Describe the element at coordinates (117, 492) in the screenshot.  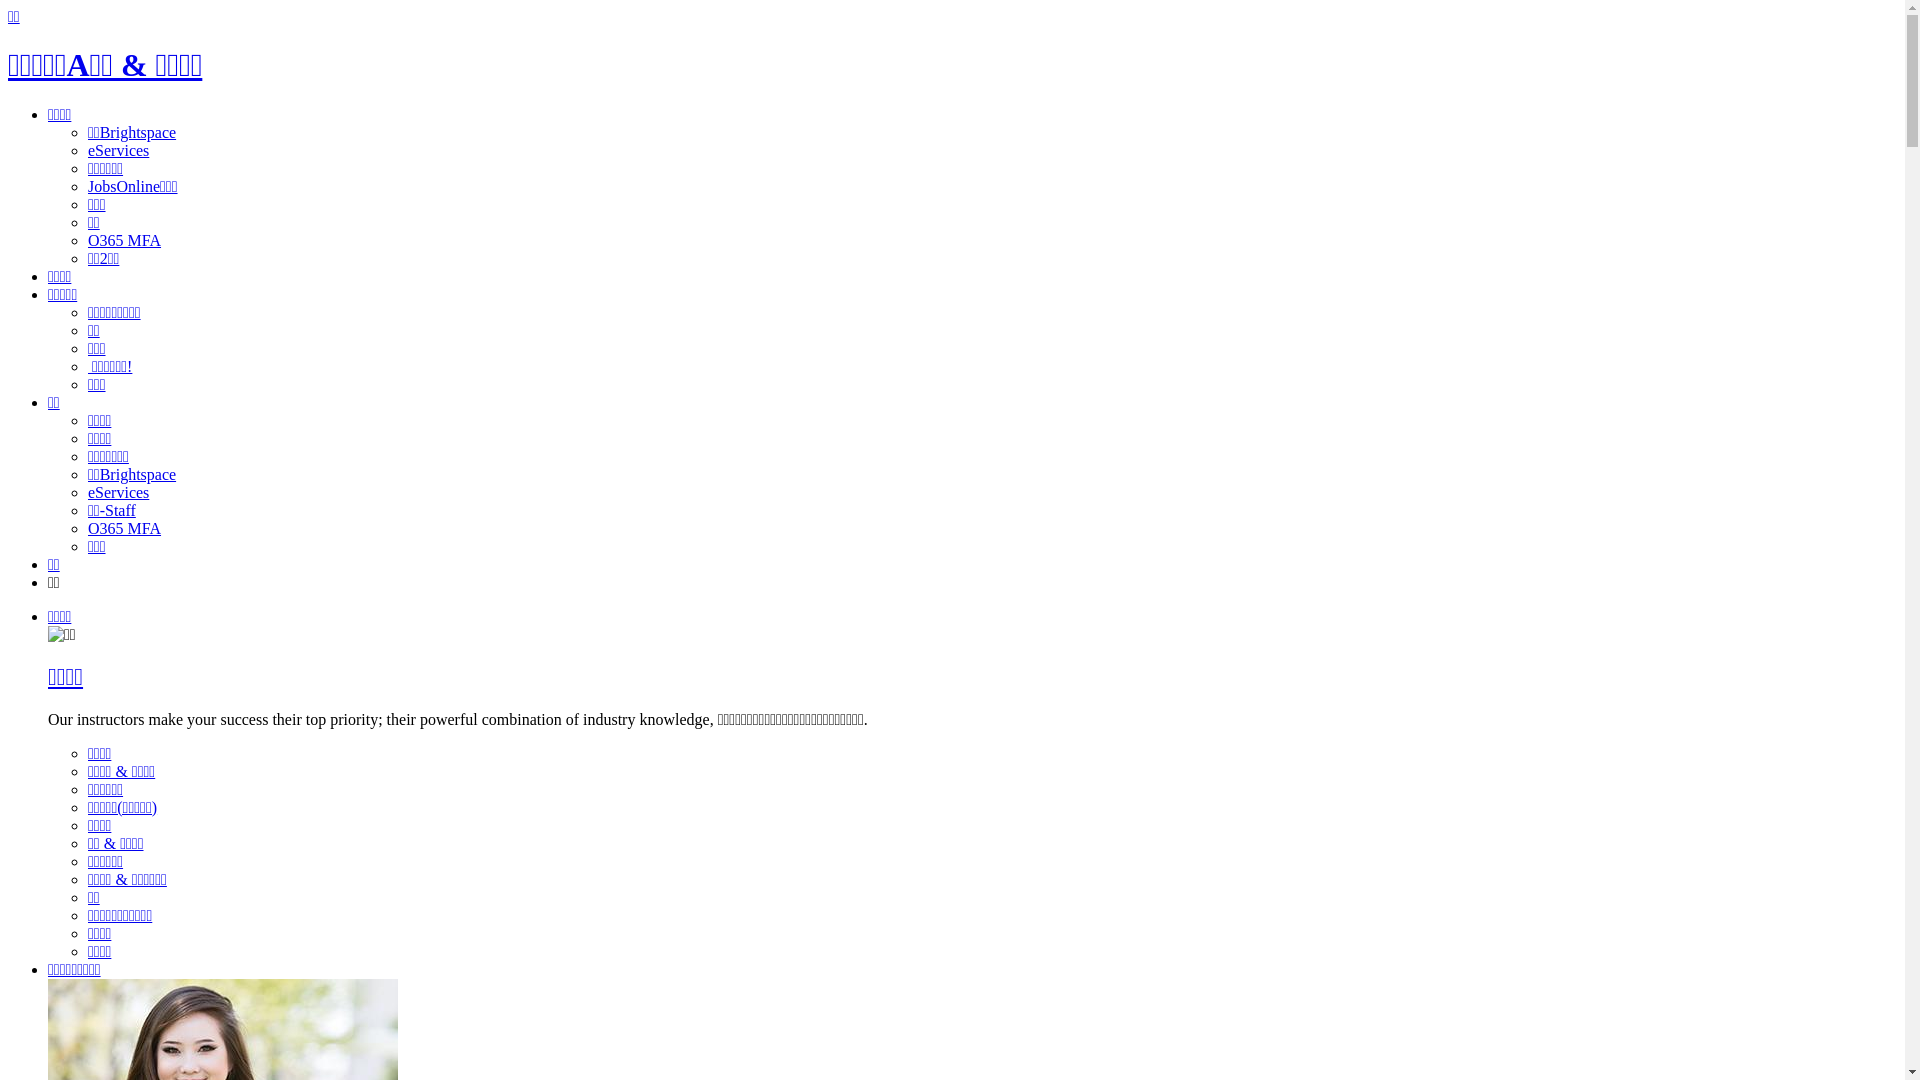
I see `'eServices'` at that location.